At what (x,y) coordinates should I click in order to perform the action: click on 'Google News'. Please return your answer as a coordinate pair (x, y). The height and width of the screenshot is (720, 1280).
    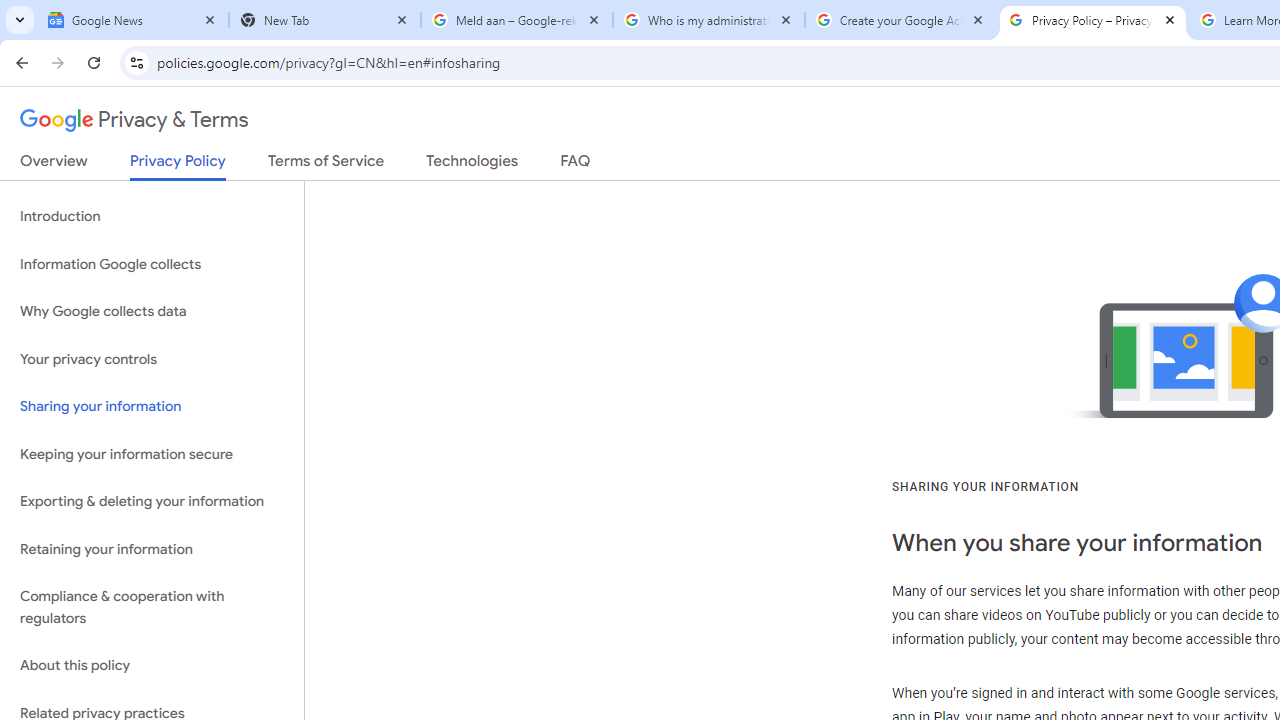
    Looking at the image, I should click on (132, 20).